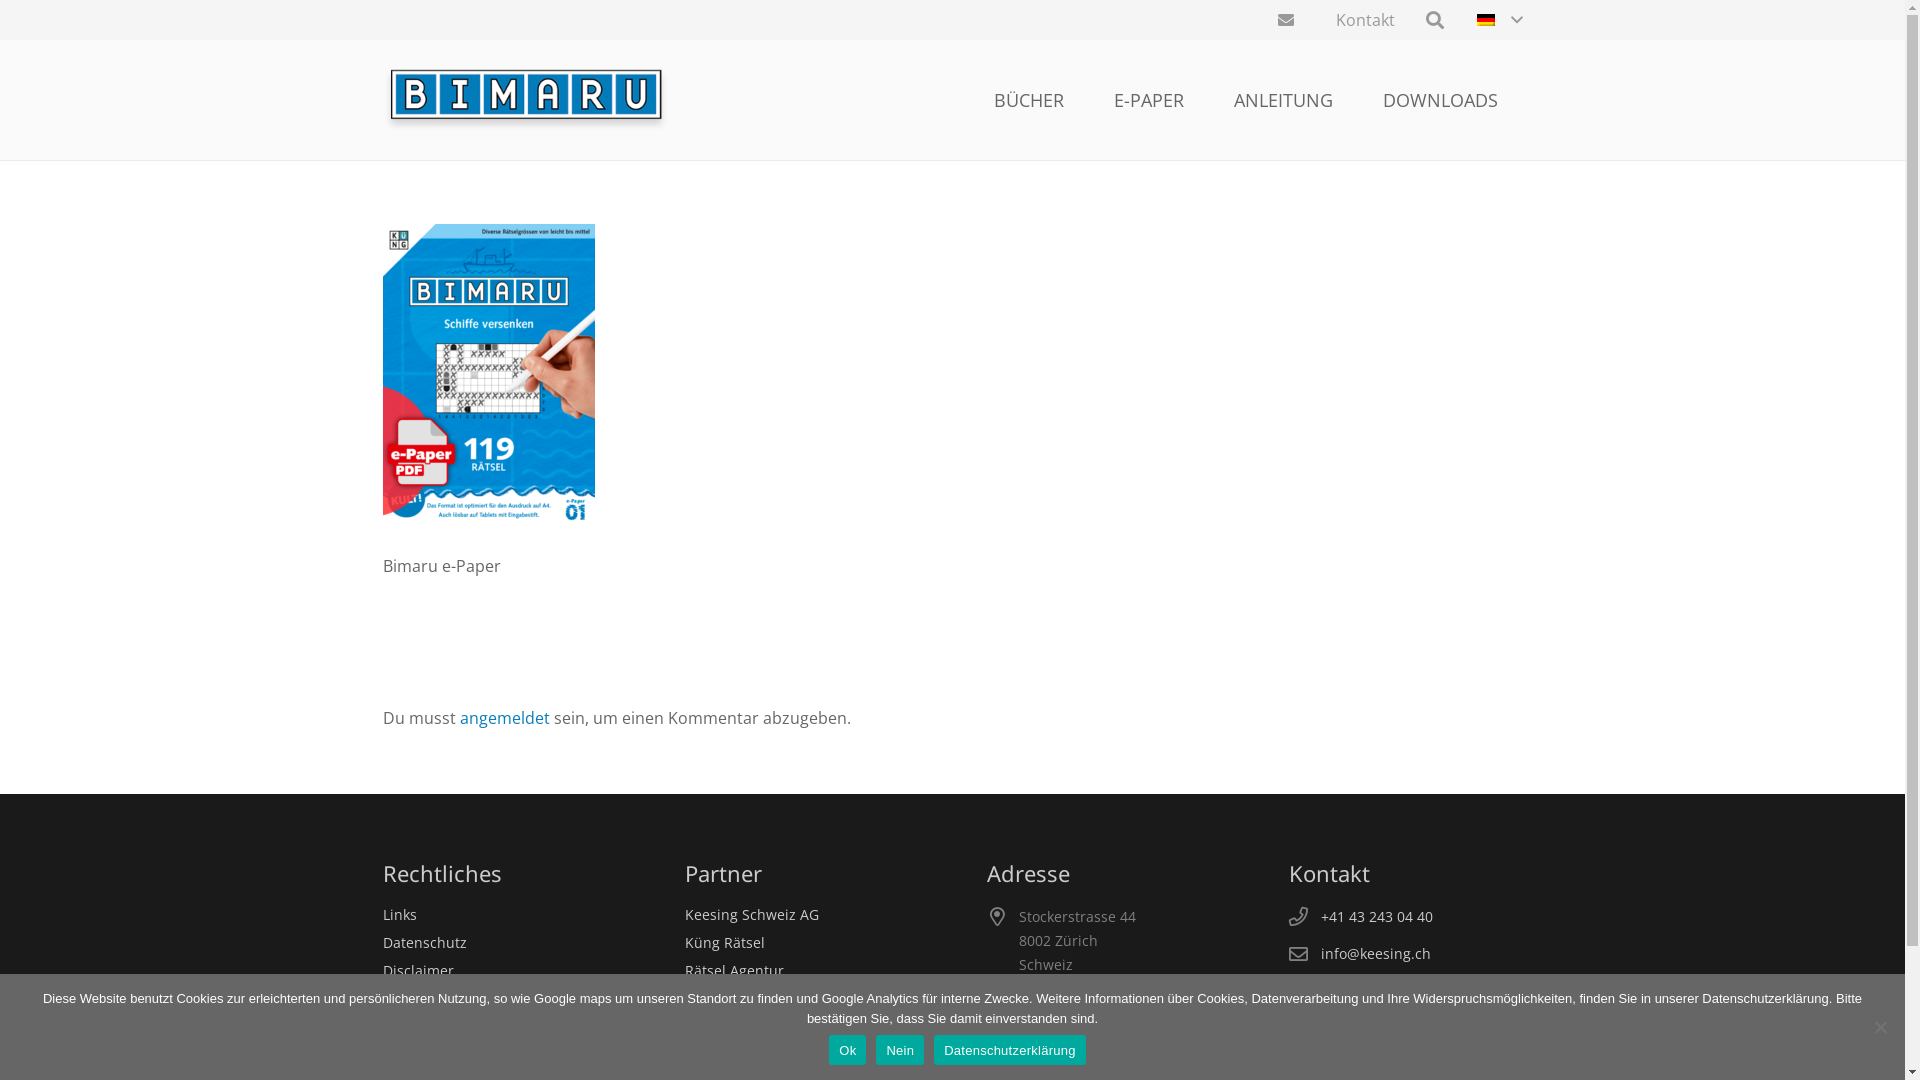 This screenshot has width=1920, height=1080. What do you see at coordinates (1148, 100) in the screenshot?
I see `'E-PAPER'` at bounding box center [1148, 100].